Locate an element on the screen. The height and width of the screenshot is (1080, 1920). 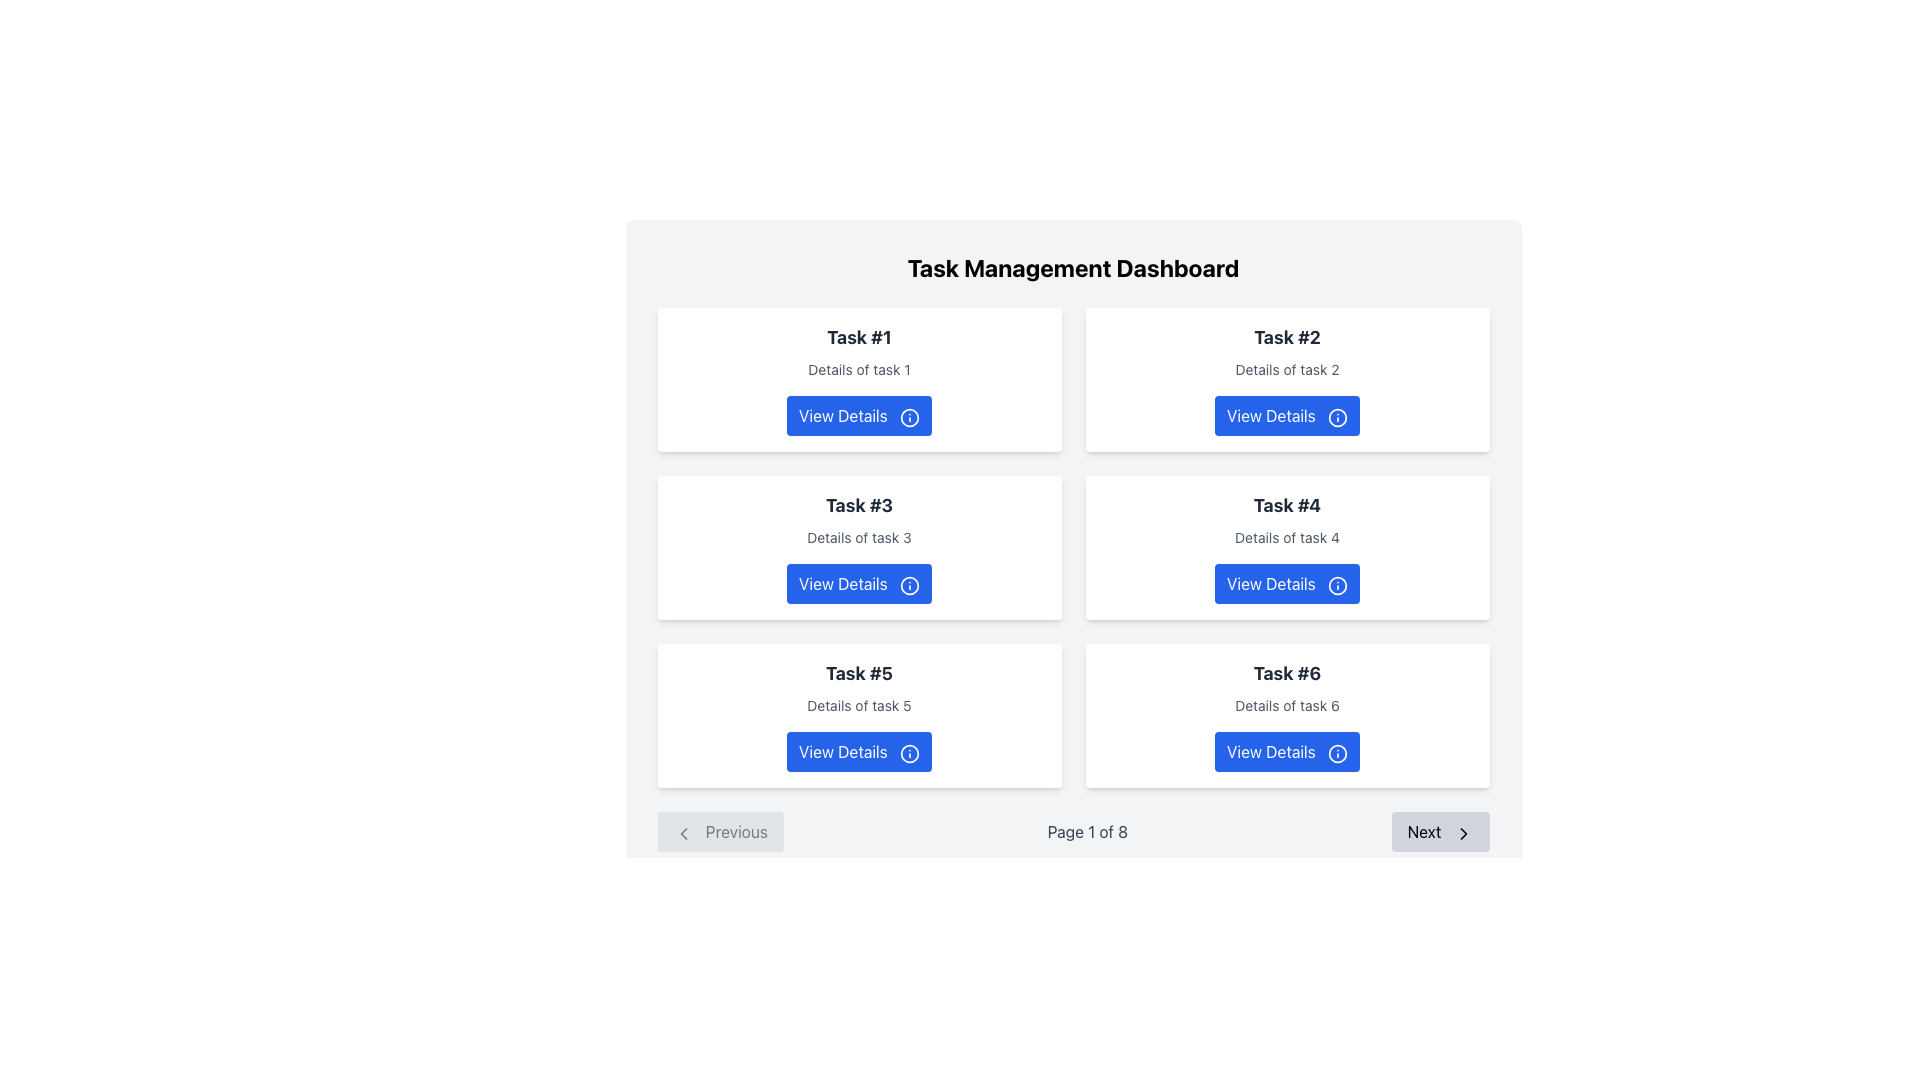
the text label that reads 'Details of task 3', which is styled in a small gray font and located directly under the header 'Task #3' within the card layout is located at coordinates (859, 536).